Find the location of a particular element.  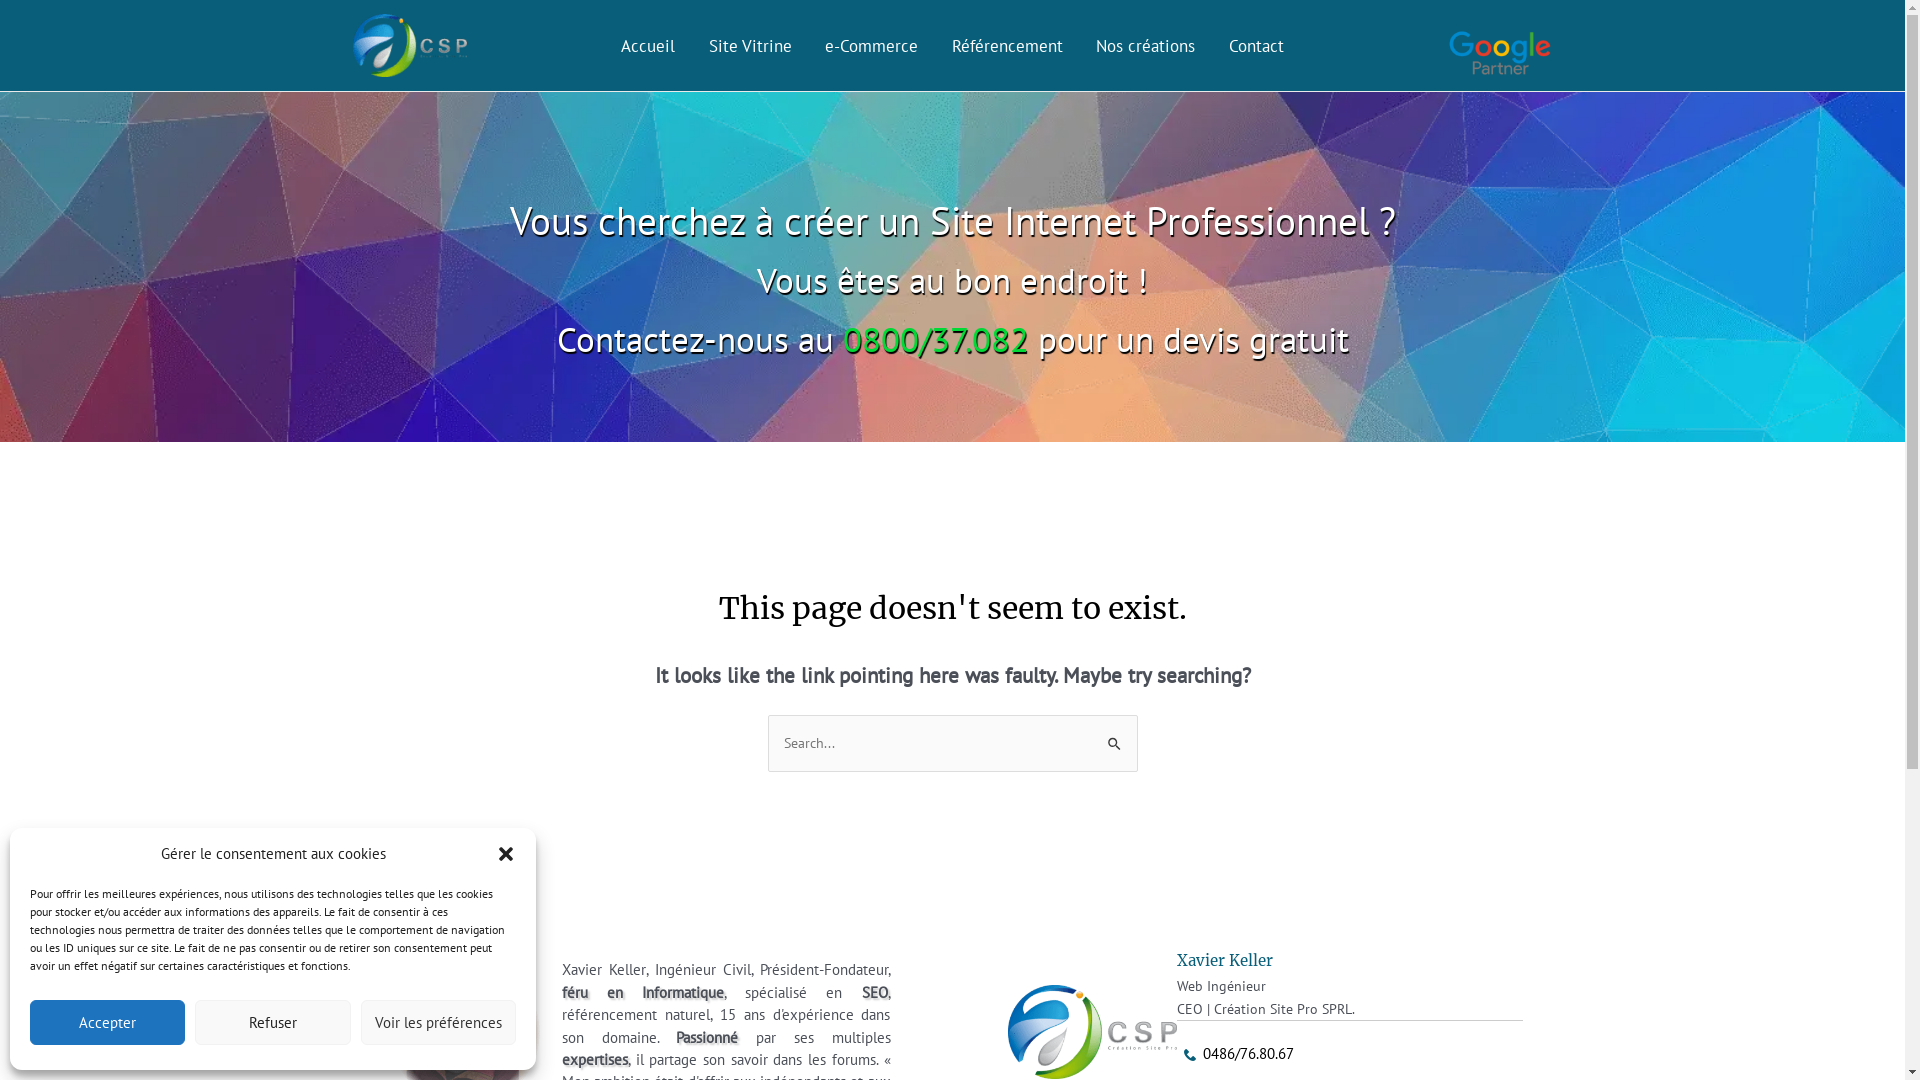

'Accueil' is located at coordinates (648, 45).